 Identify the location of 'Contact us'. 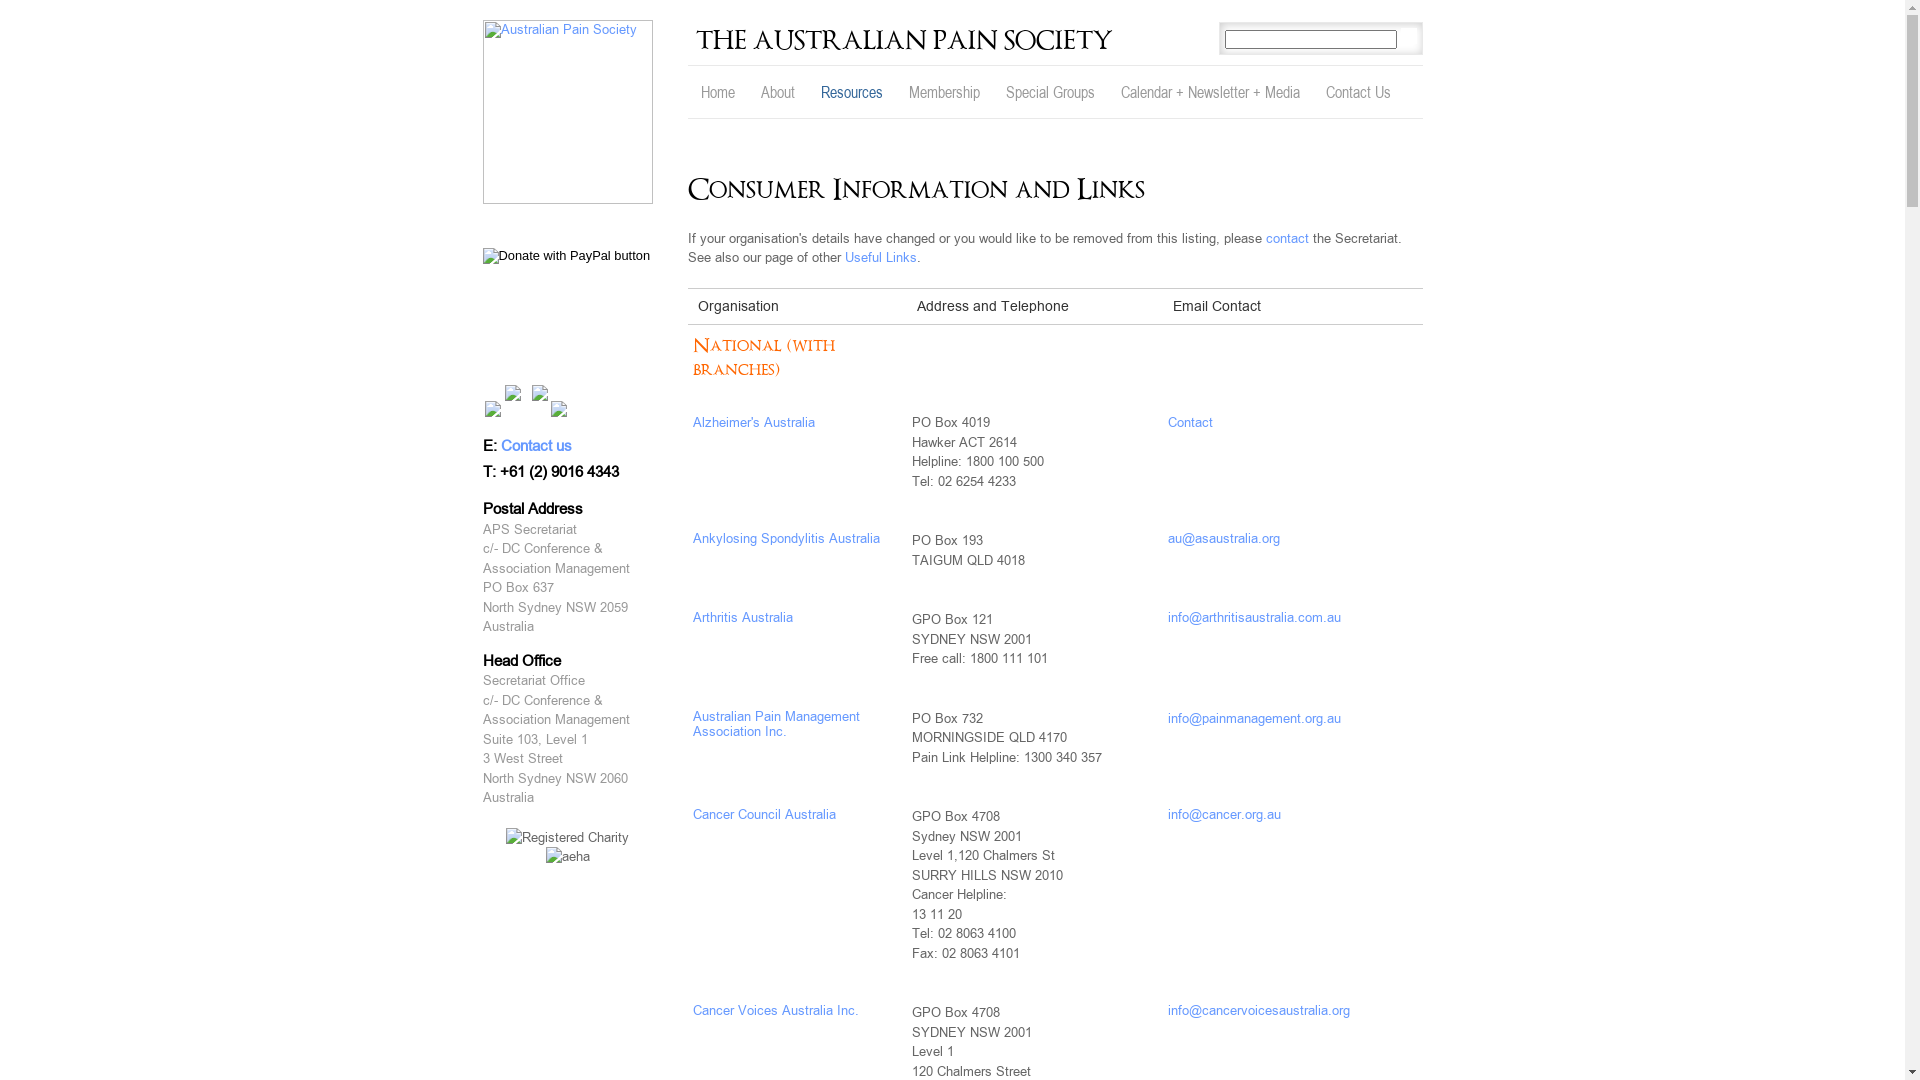
(535, 445).